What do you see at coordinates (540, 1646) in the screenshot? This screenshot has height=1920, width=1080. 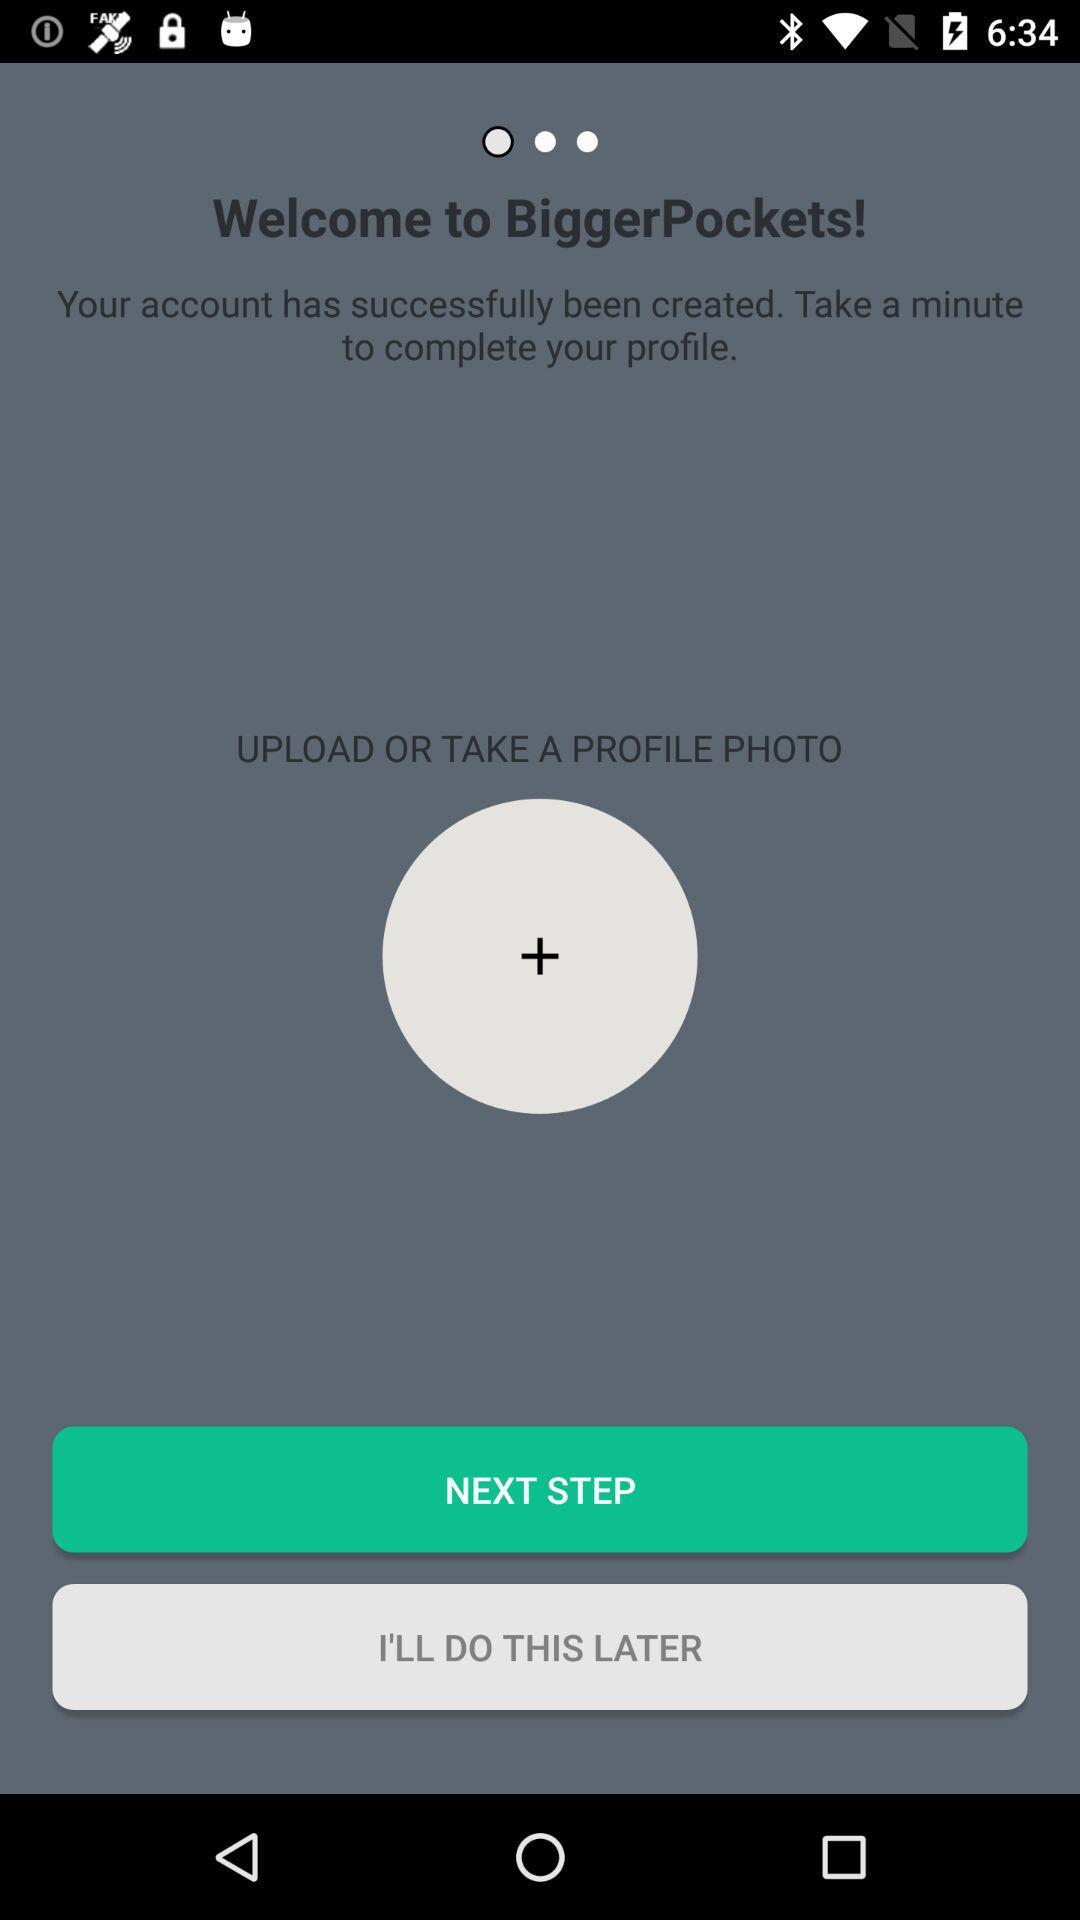 I see `i ll do icon` at bounding box center [540, 1646].